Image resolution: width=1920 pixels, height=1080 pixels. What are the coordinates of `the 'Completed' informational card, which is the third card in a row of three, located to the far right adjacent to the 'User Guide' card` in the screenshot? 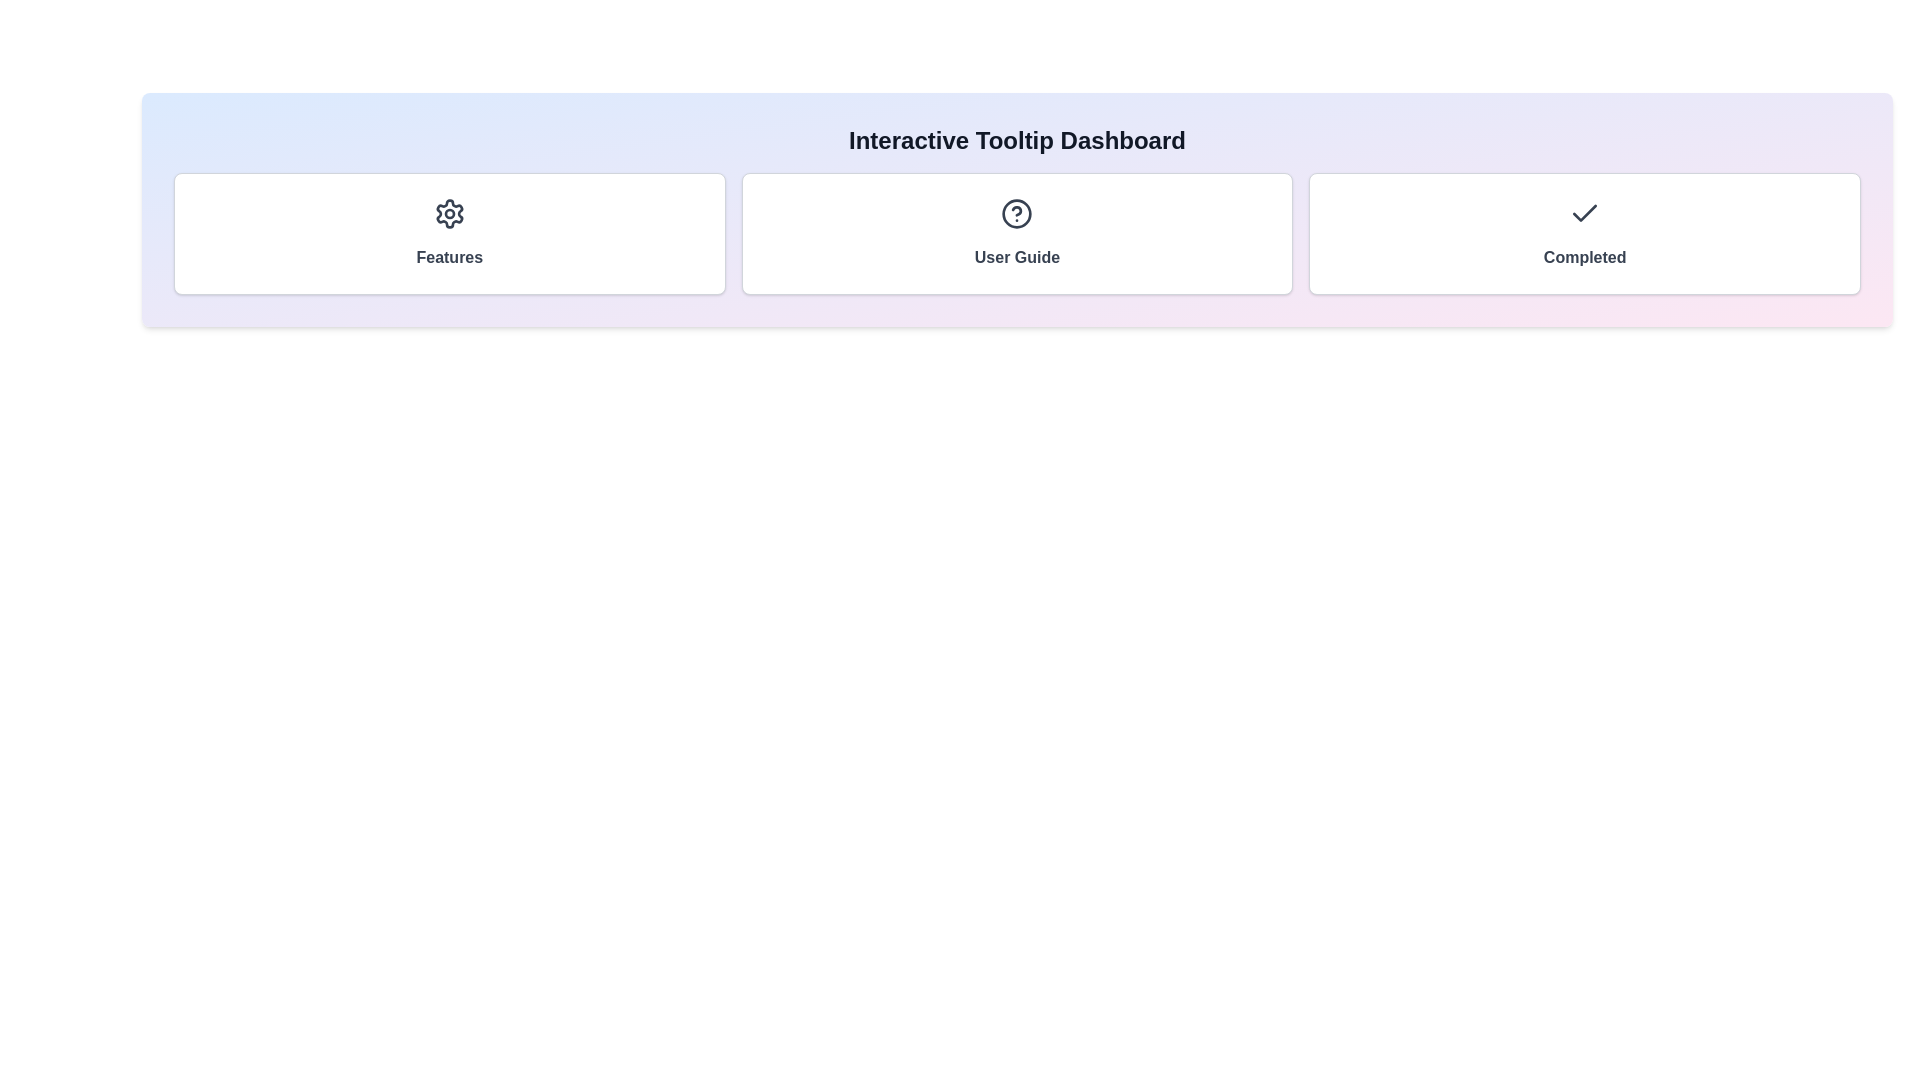 It's located at (1584, 233).